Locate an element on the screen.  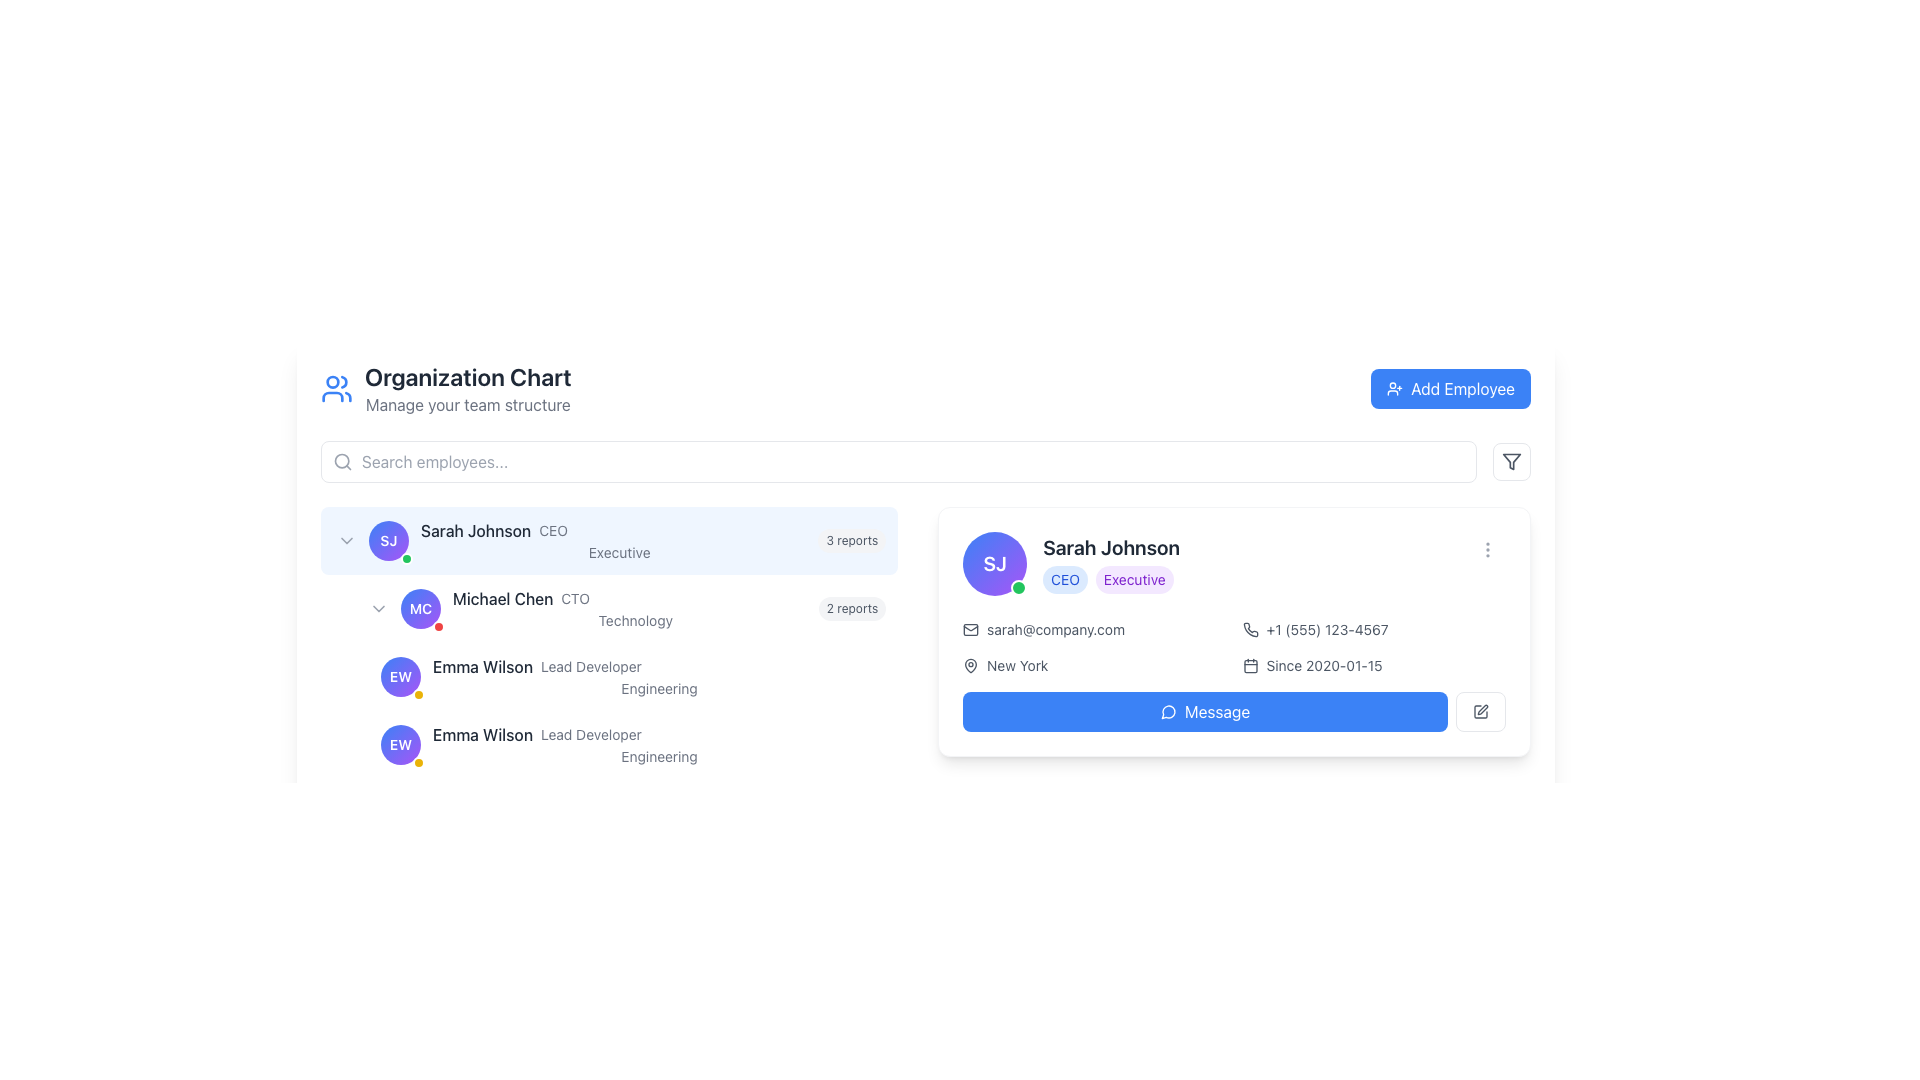
the button located in the bottom-right section of the user details card for visual feedback is located at coordinates (1233, 711).